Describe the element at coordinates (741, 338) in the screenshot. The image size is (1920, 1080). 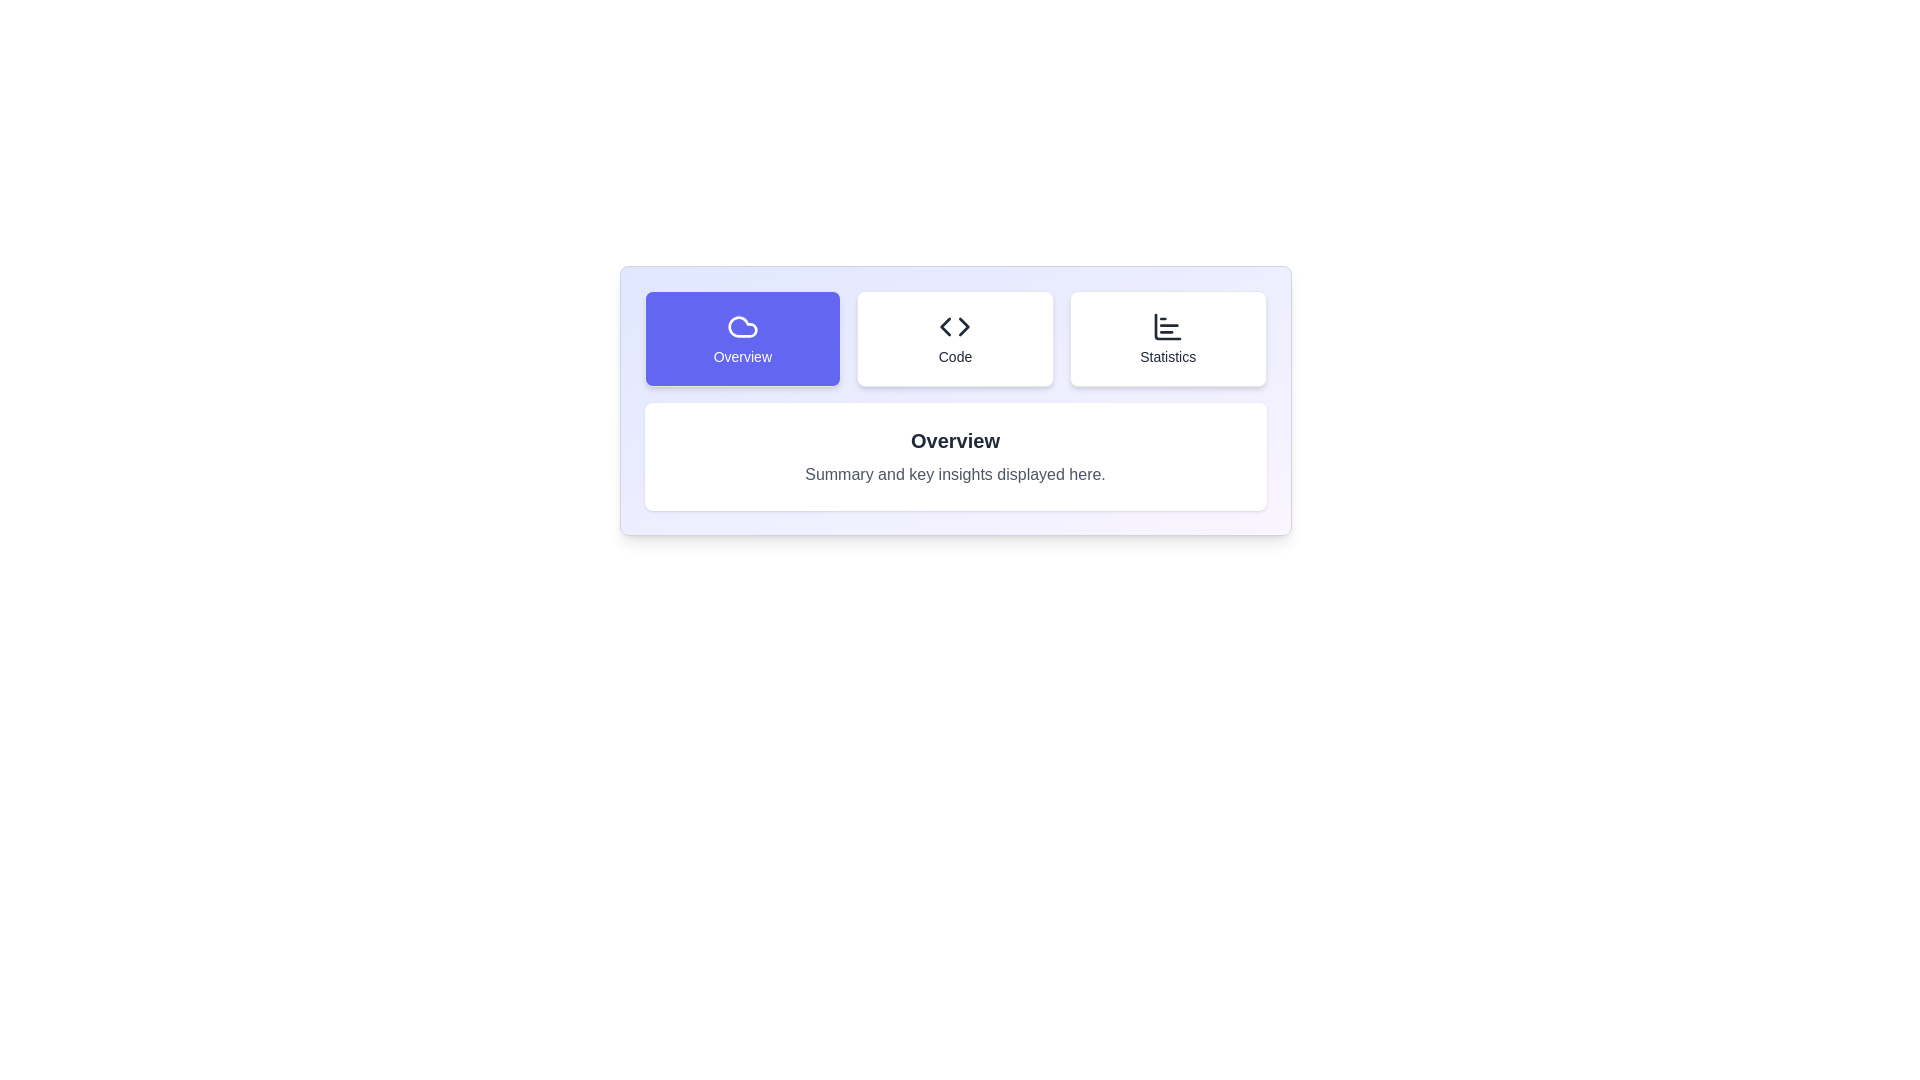
I see `the Overview tab by clicking on its button` at that location.